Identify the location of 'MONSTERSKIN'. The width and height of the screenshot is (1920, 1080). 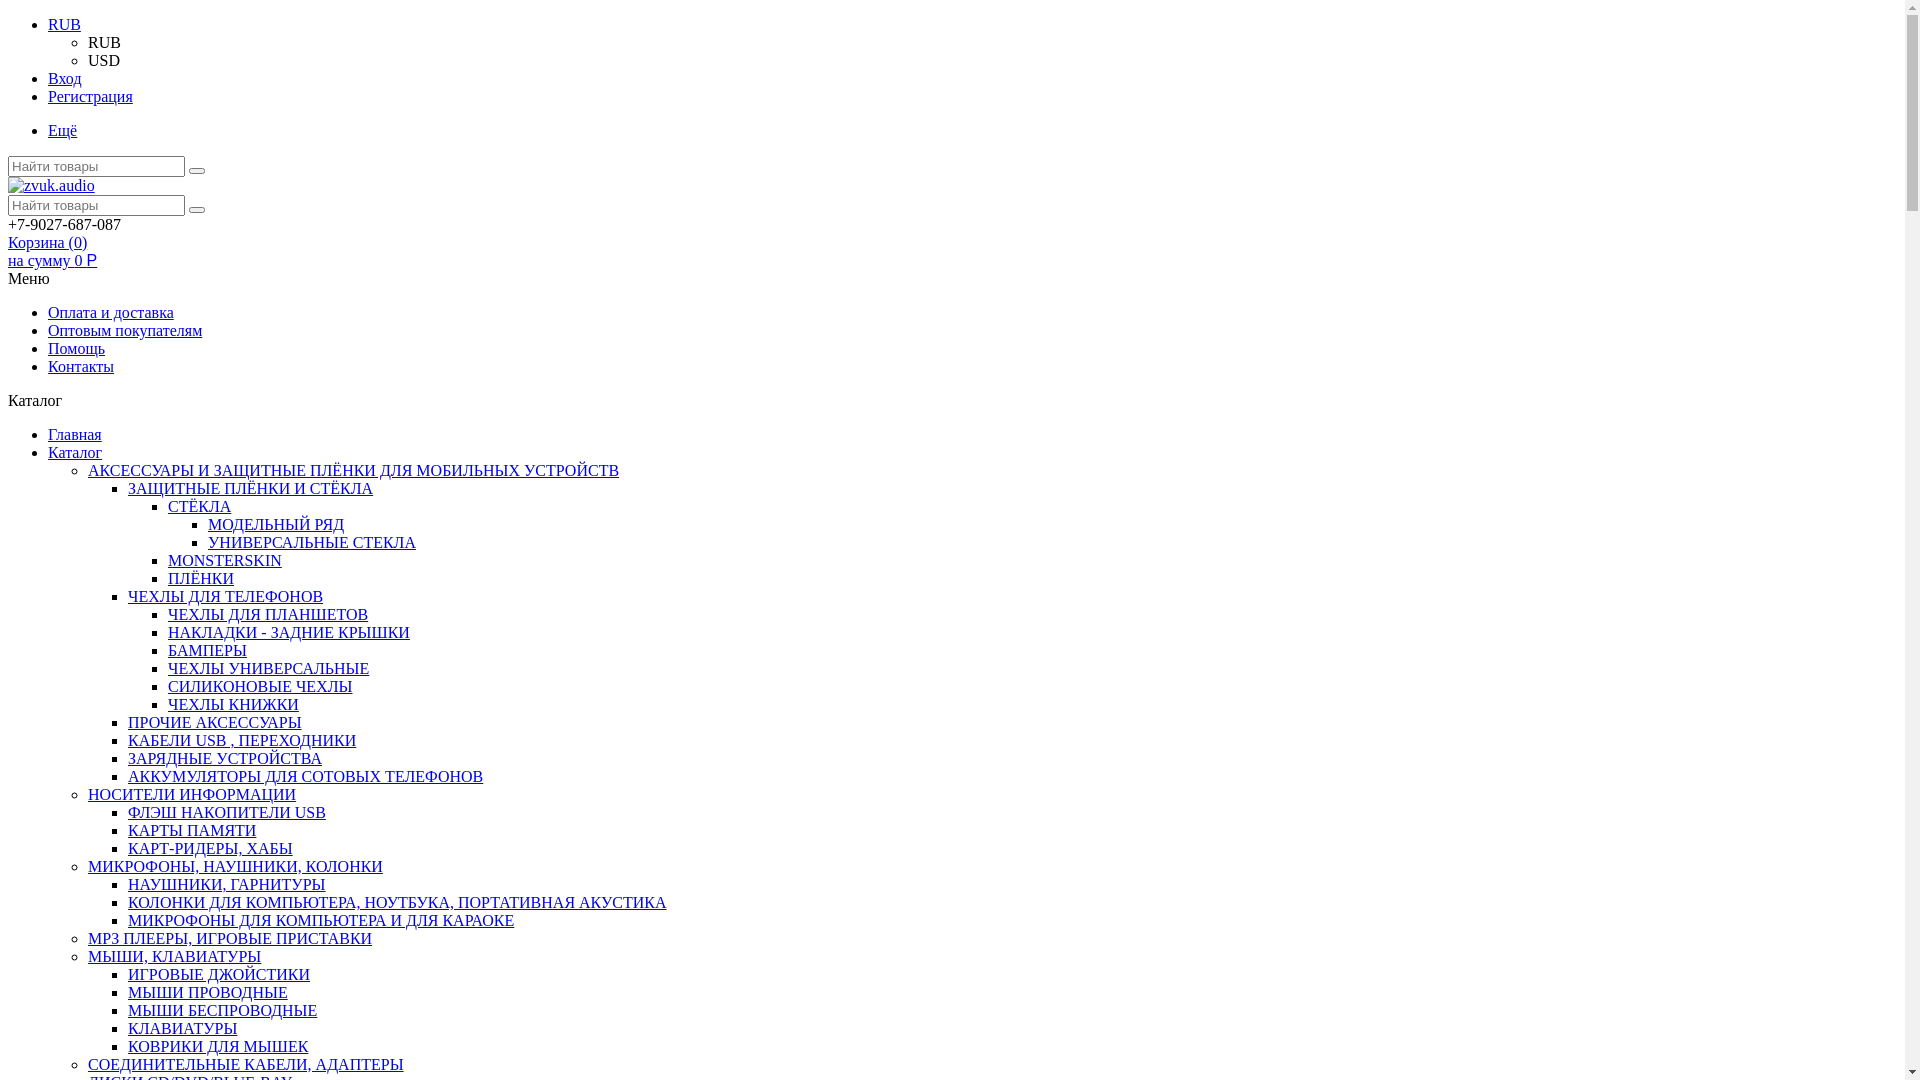
(168, 560).